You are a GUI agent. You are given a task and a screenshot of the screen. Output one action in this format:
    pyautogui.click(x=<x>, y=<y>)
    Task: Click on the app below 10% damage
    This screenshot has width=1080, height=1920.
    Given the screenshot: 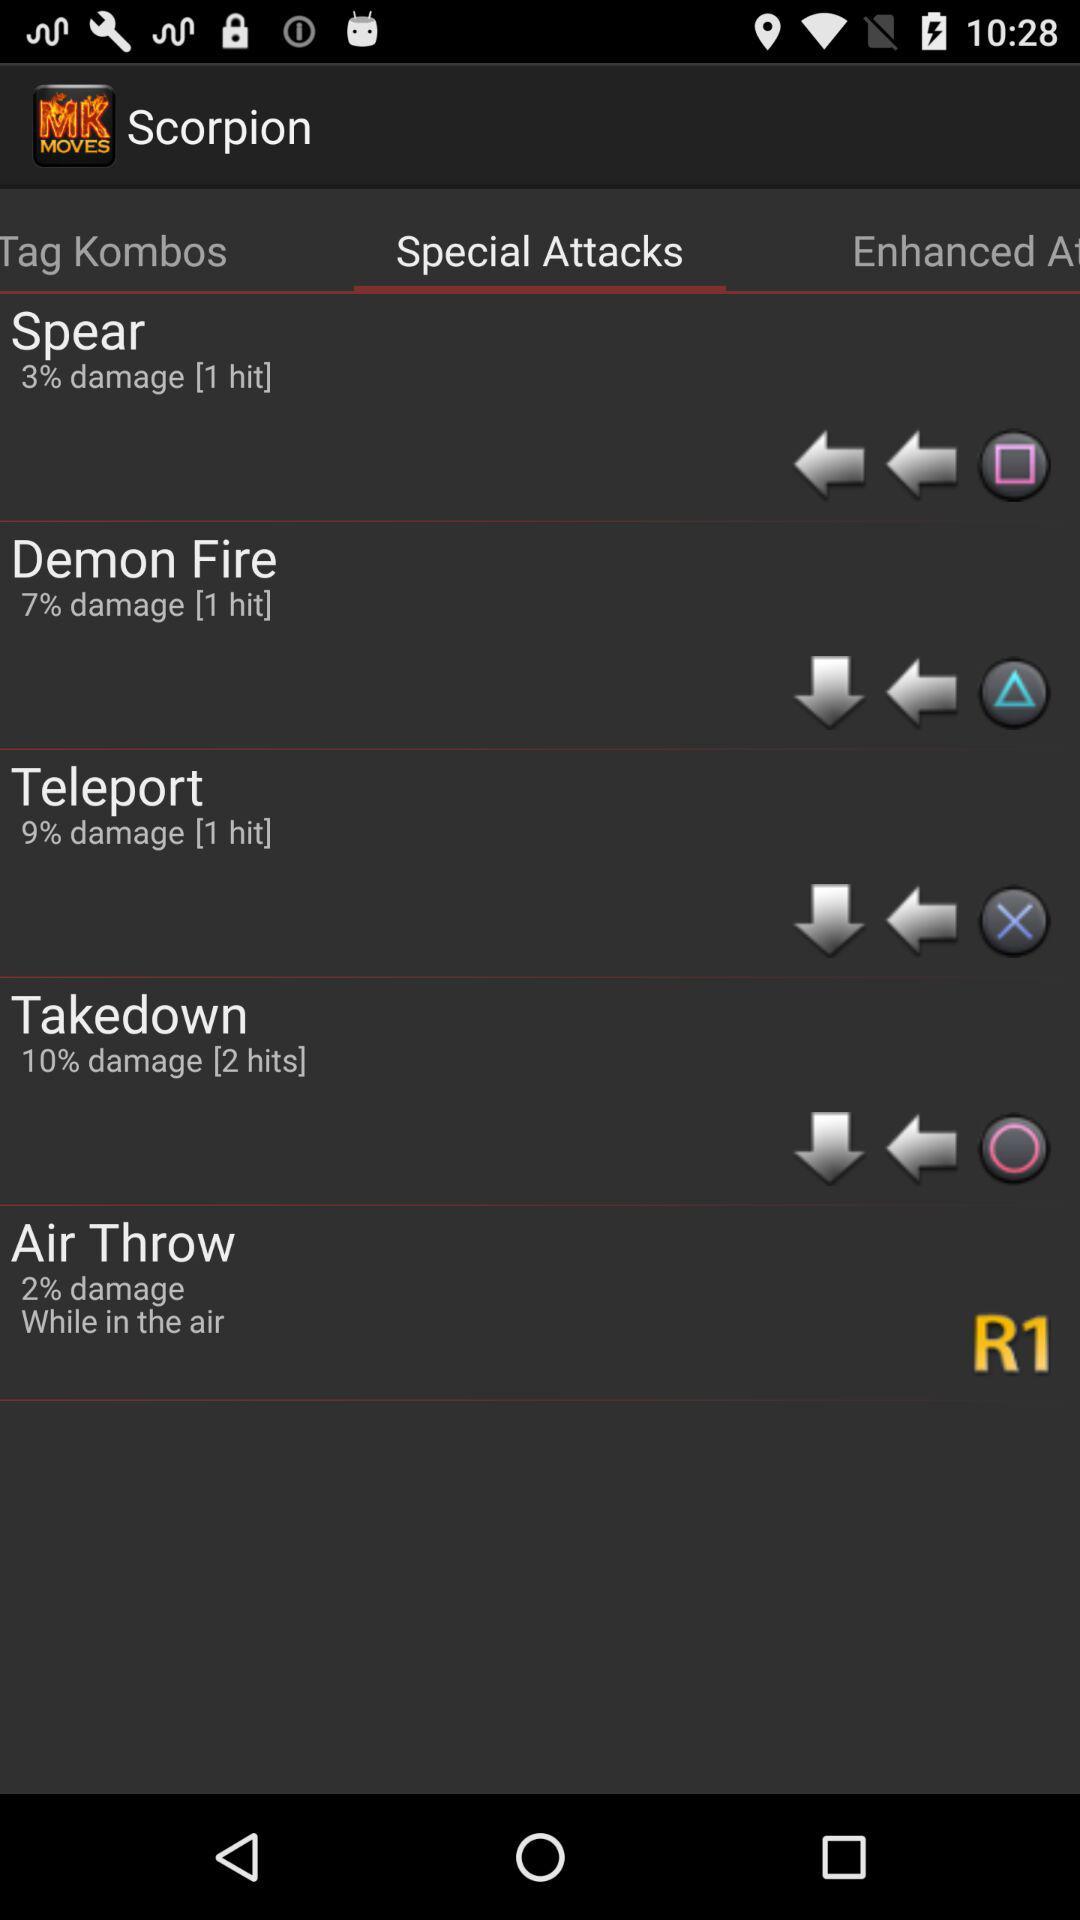 What is the action you would take?
    pyautogui.click(x=123, y=1239)
    